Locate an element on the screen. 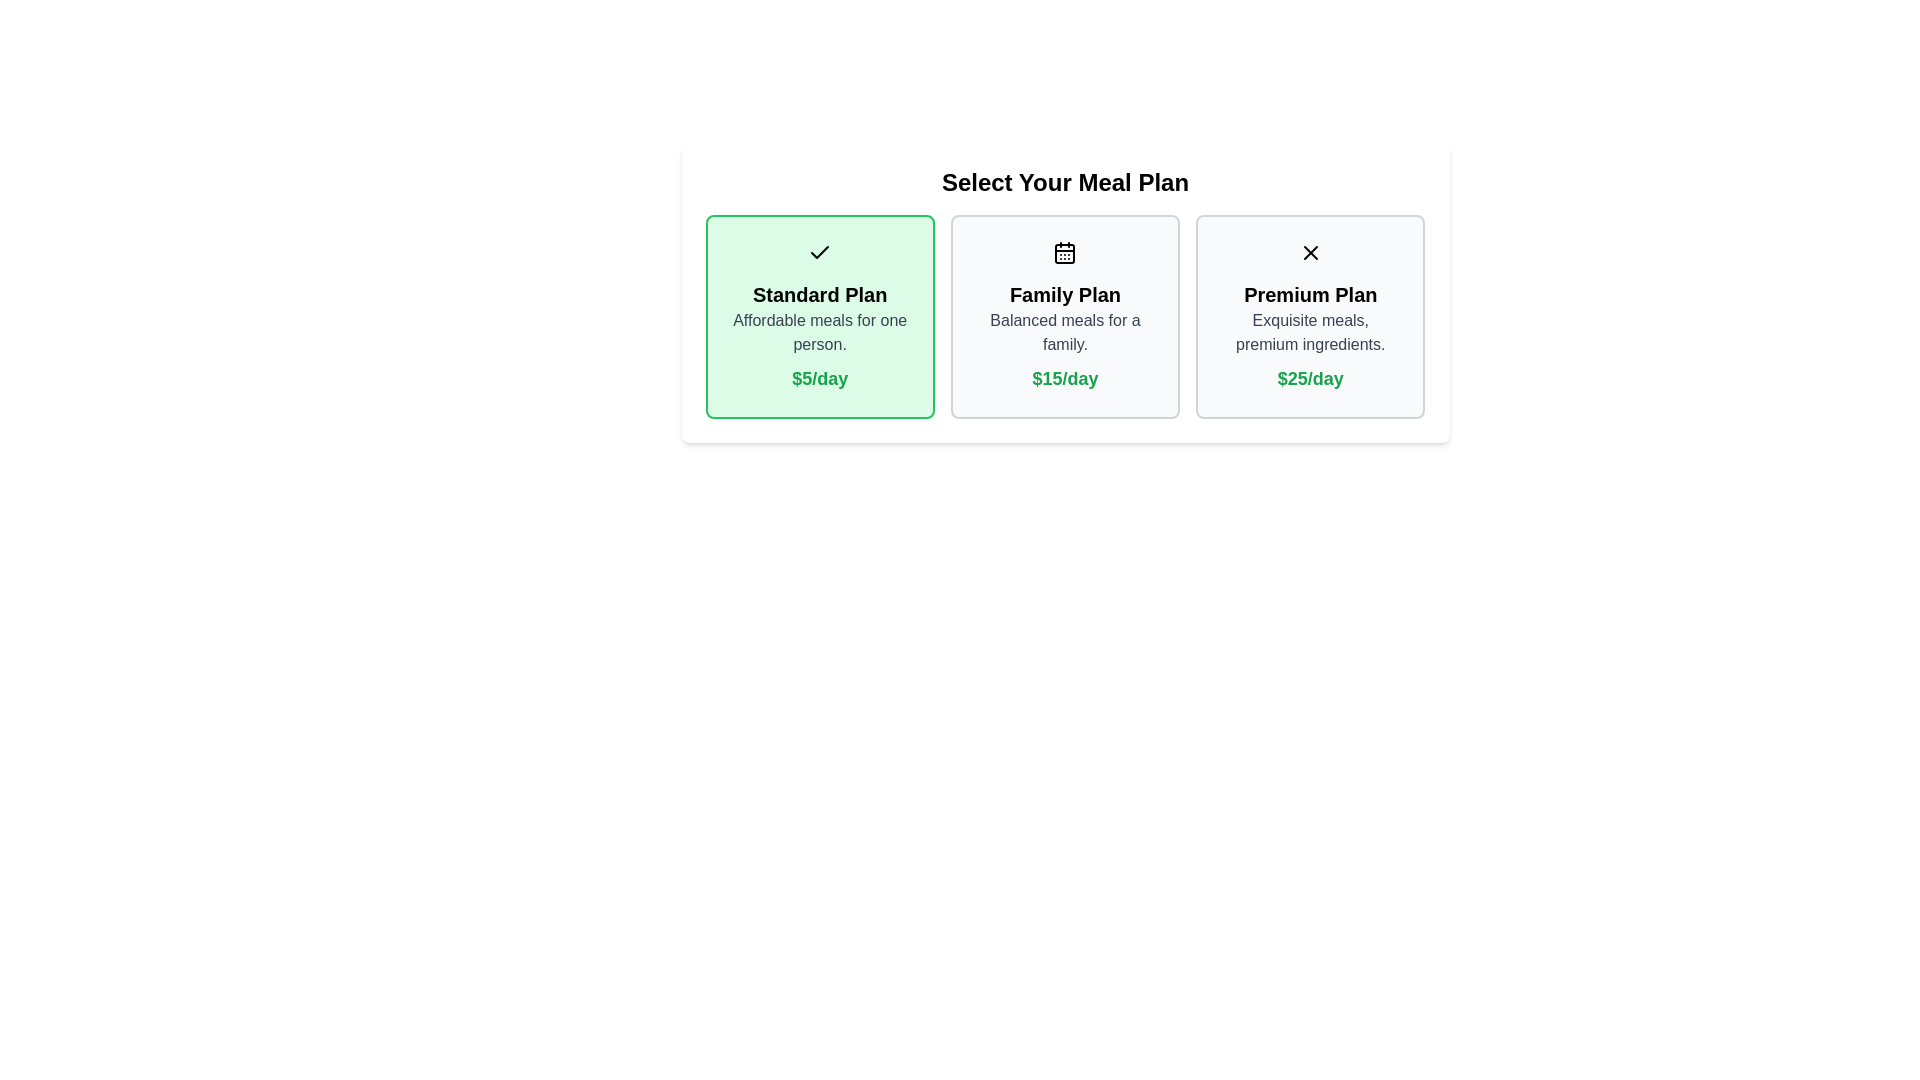  the 'Standard Plan' Selectable Card, which is the first of three horizontally-arranged cards in the interface is located at coordinates (820, 315).